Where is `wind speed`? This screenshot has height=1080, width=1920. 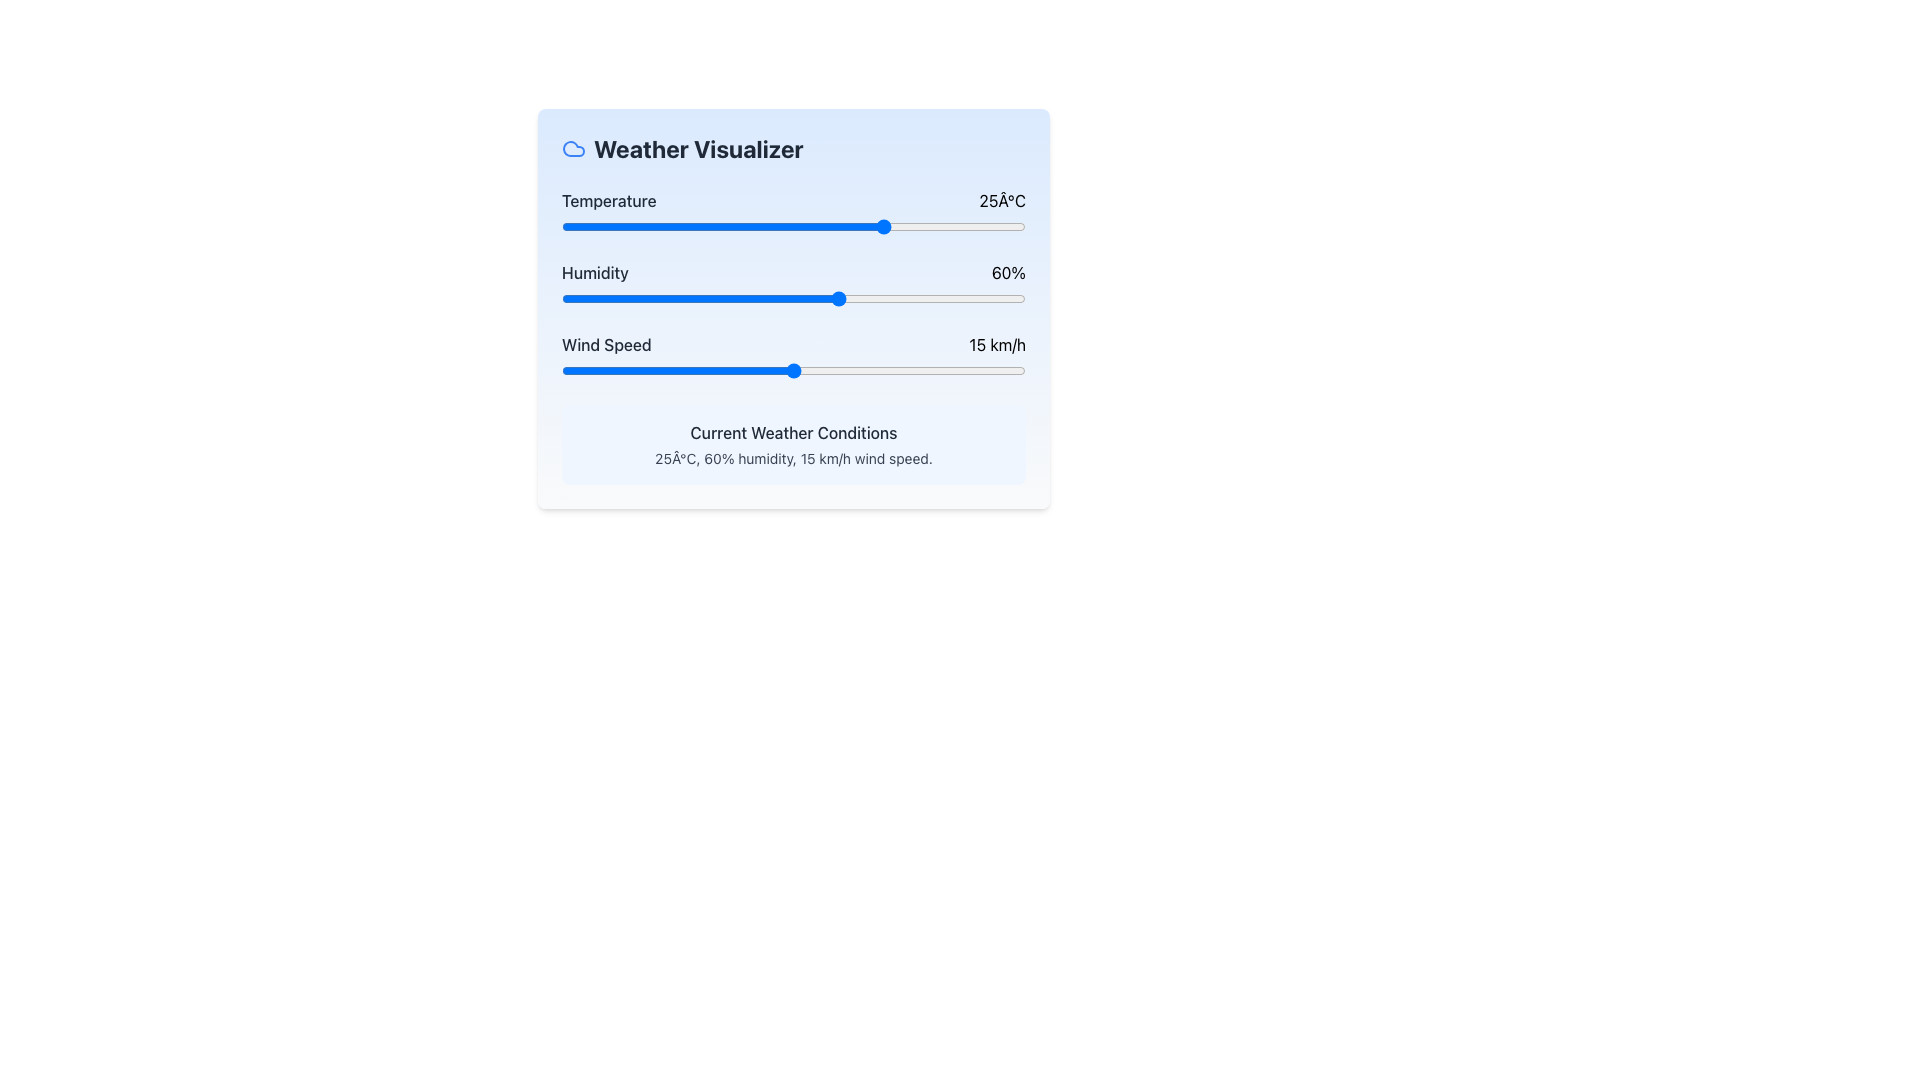
wind speed is located at coordinates (840, 370).